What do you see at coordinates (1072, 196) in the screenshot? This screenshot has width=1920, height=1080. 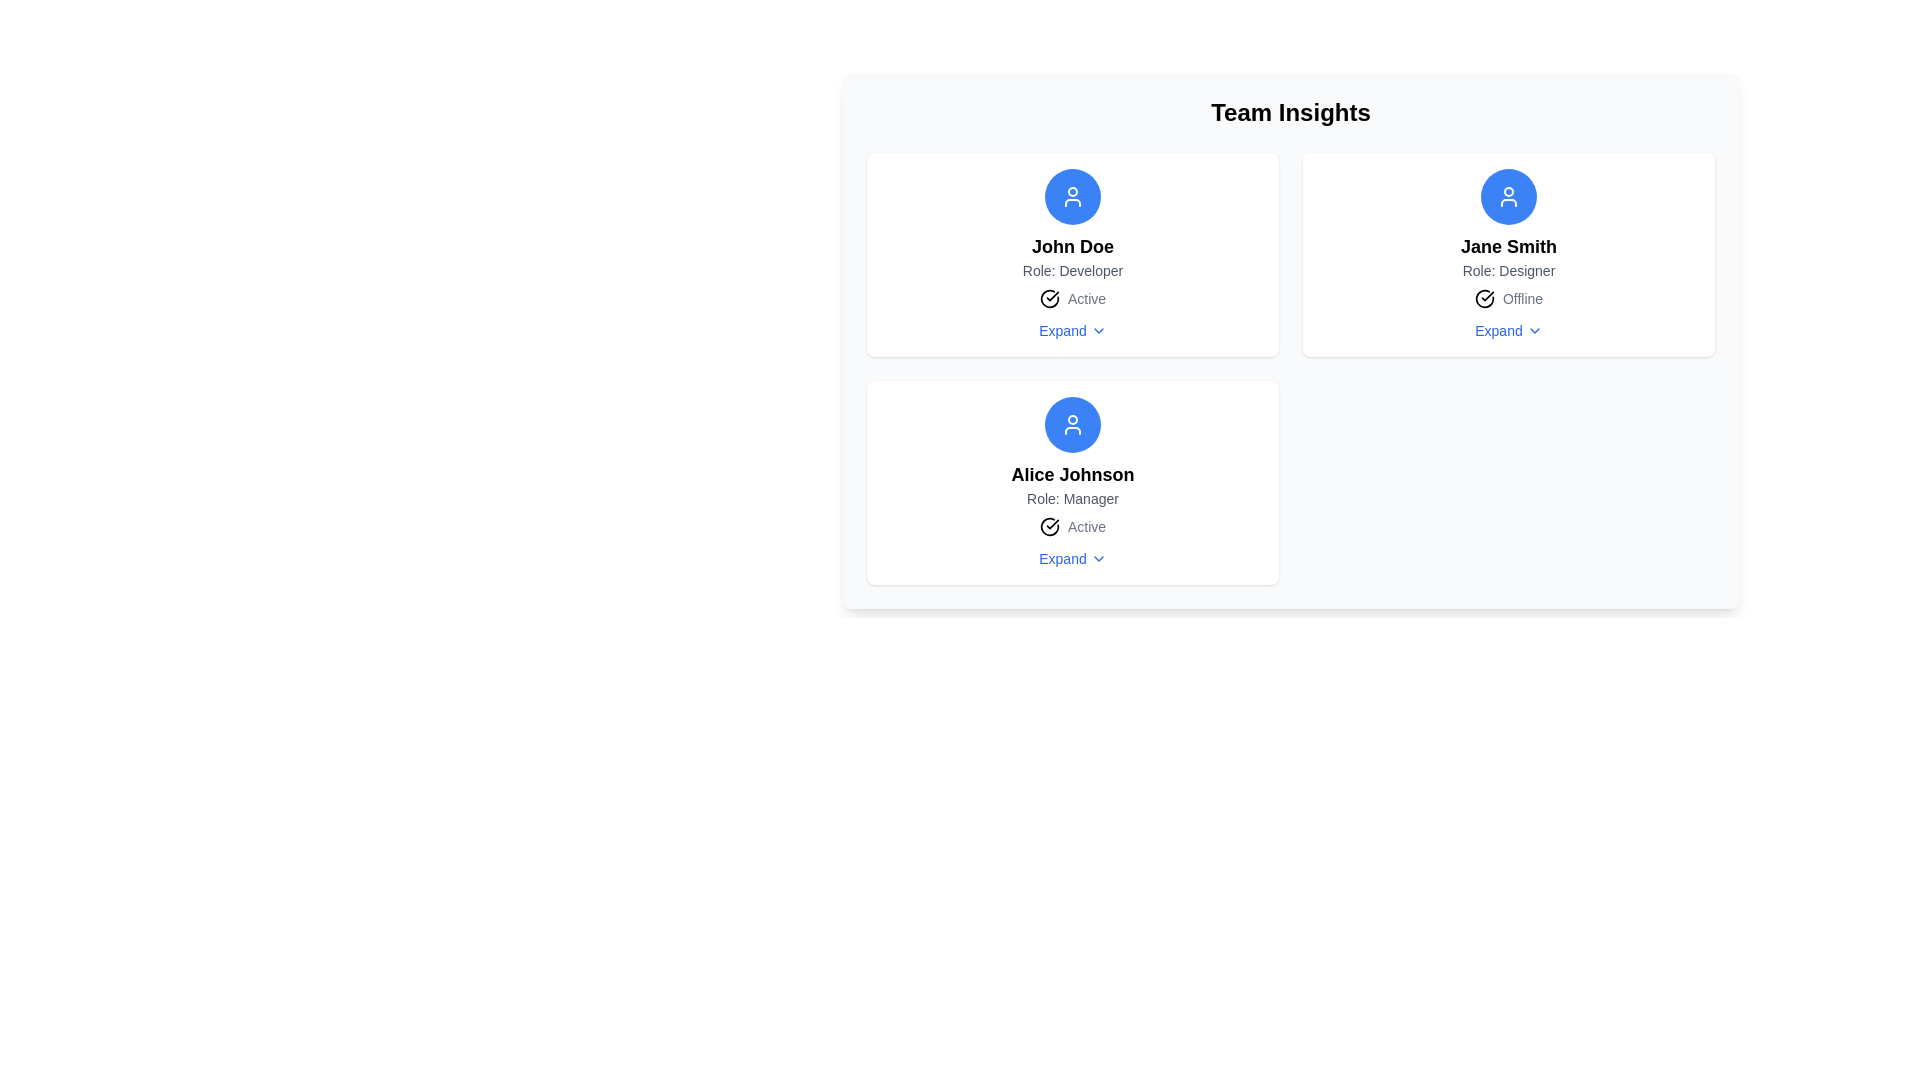 I see `the circular blue icon featuring a white silhouette of a user, located at the top center of the 'Team Insights' section, above the 'John Doe' text label` at bounding box center [1072, 196].